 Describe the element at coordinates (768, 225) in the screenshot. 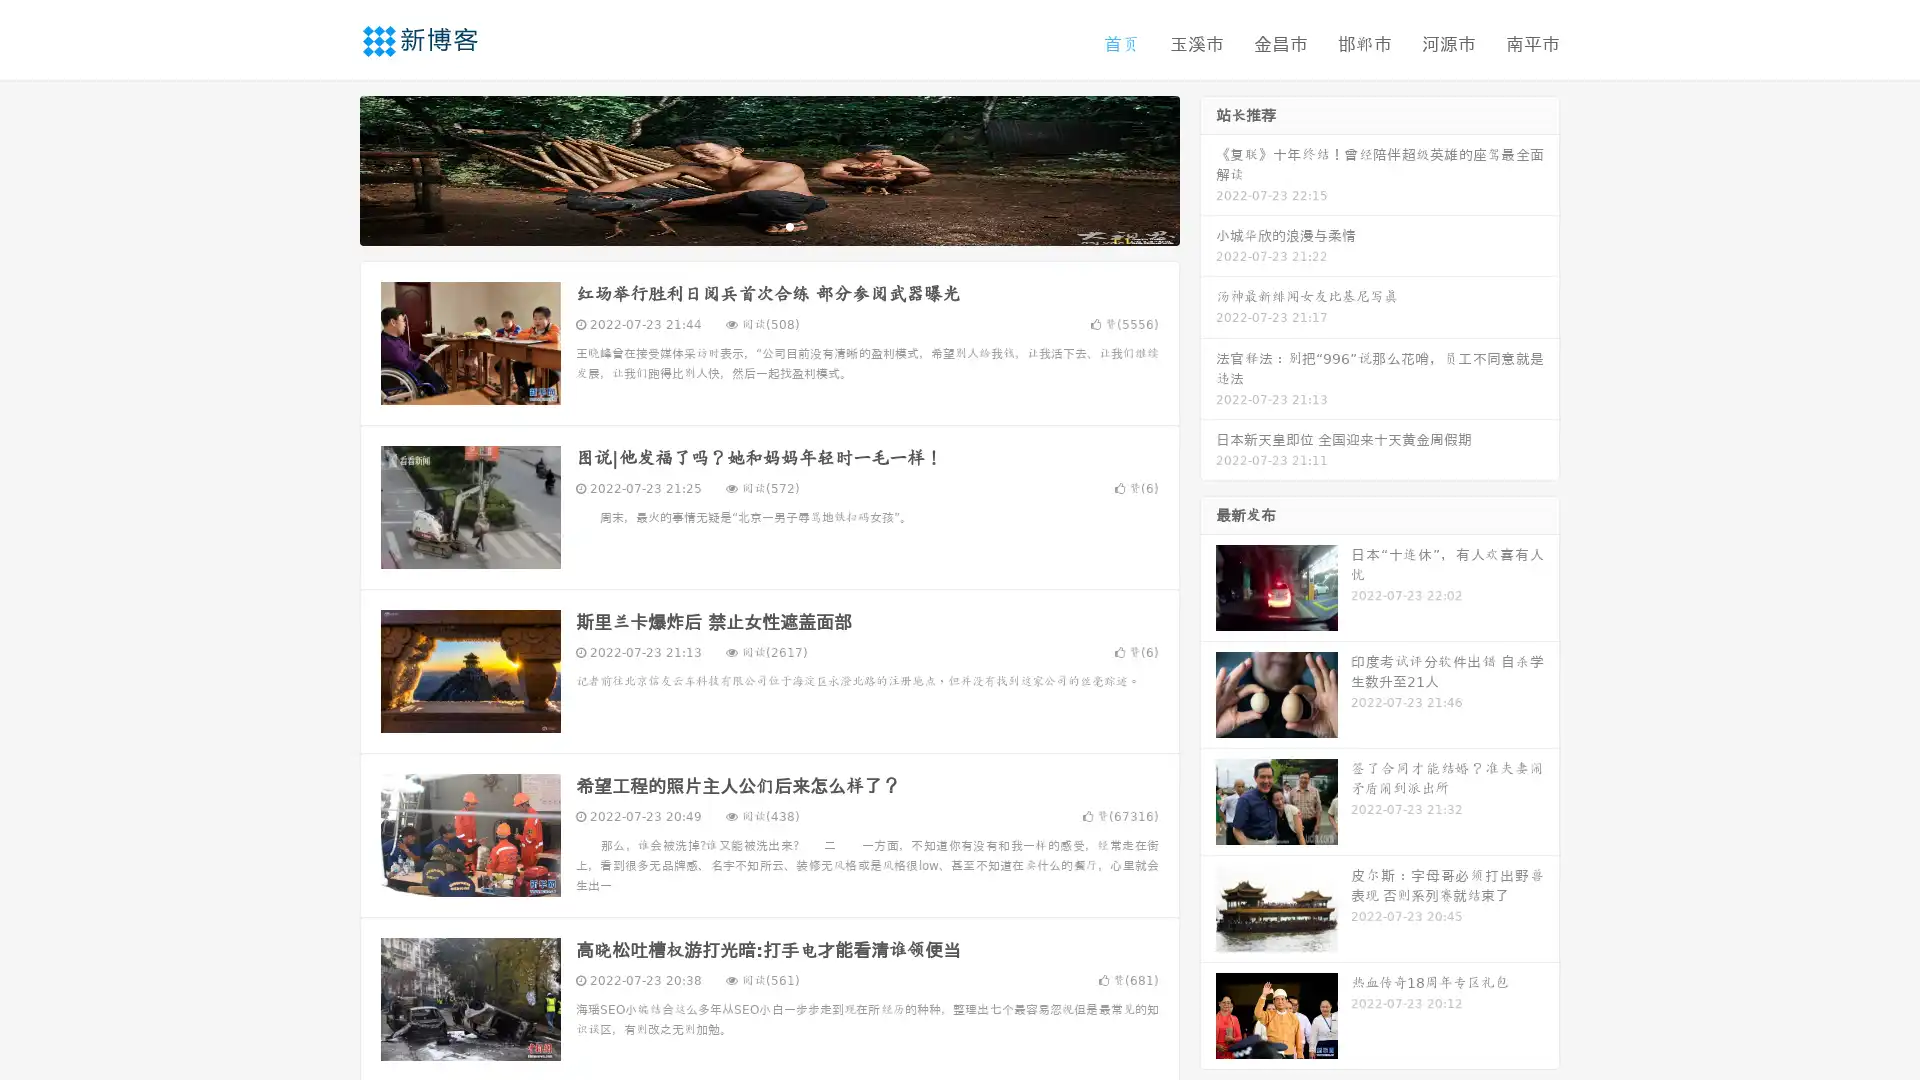

I see `Go to slide 2` at that location.